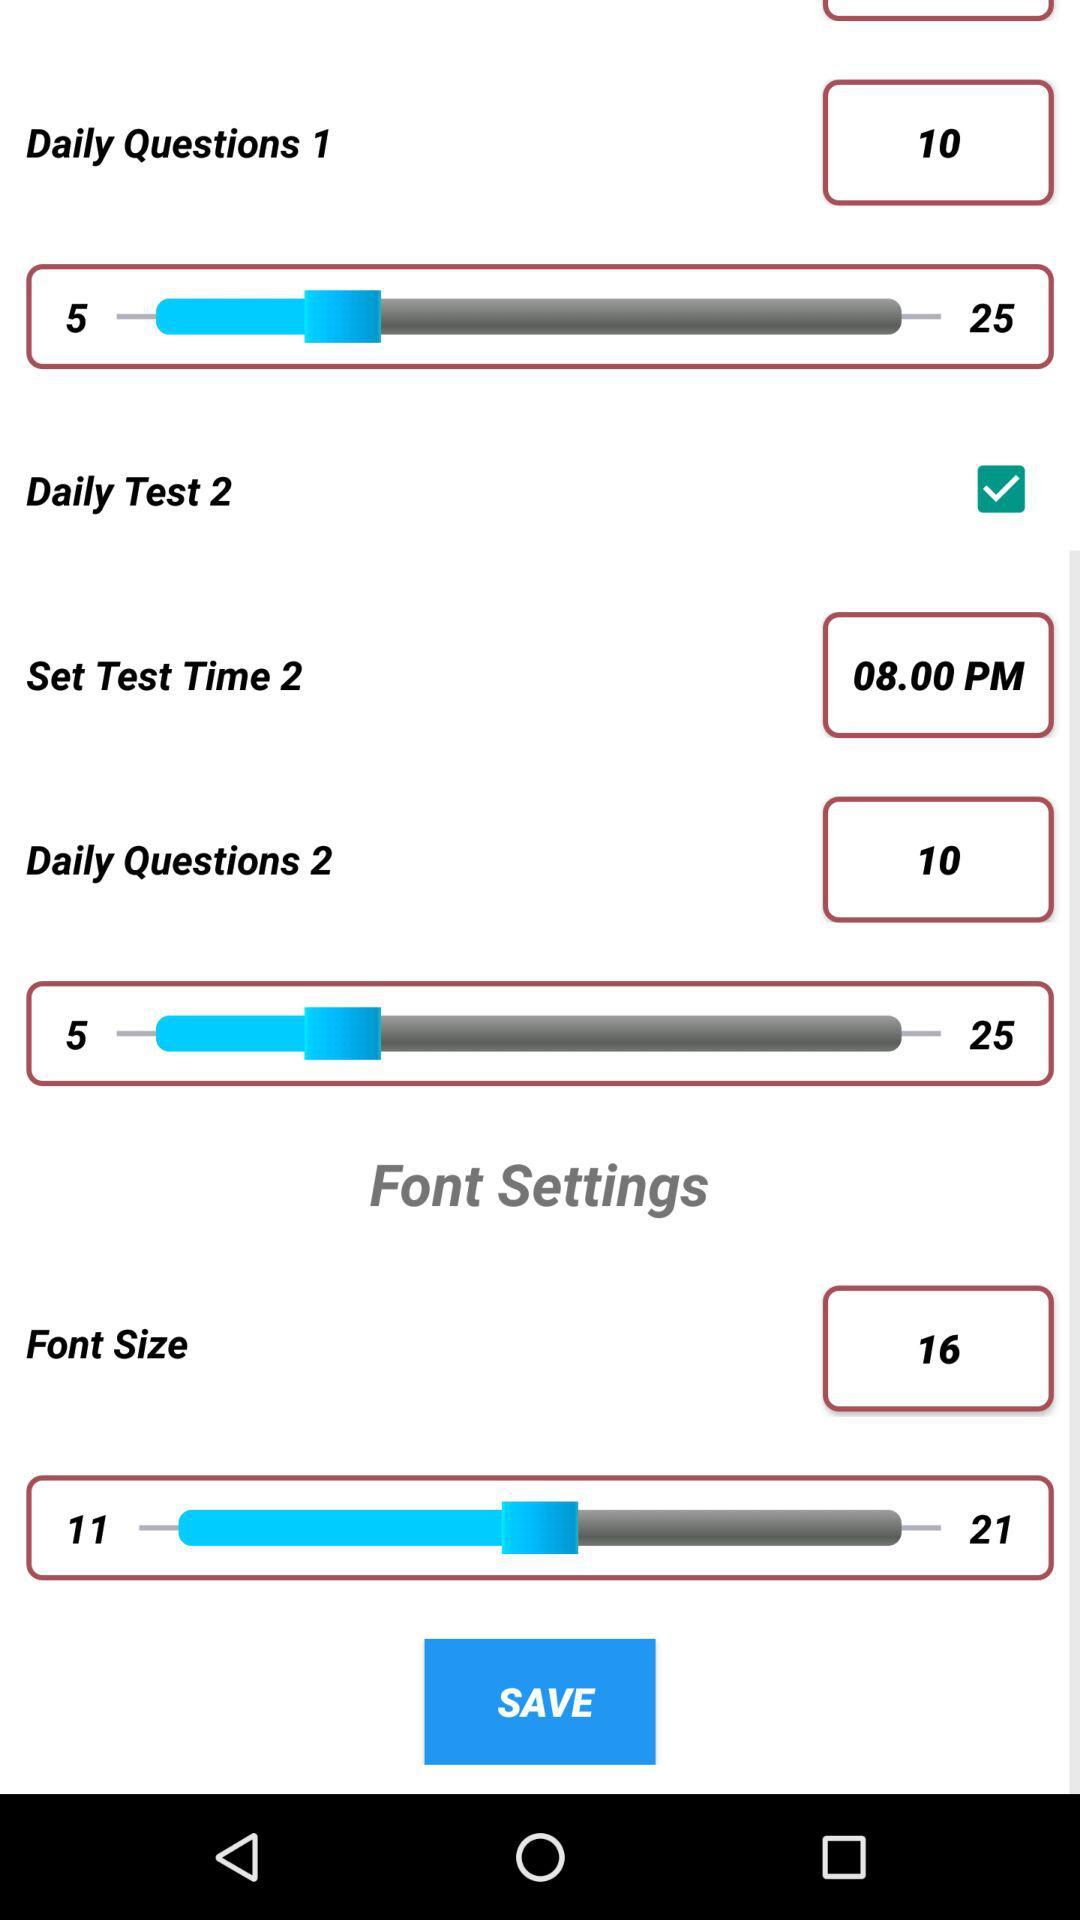  I want to click on font size, so click(423, 1342).